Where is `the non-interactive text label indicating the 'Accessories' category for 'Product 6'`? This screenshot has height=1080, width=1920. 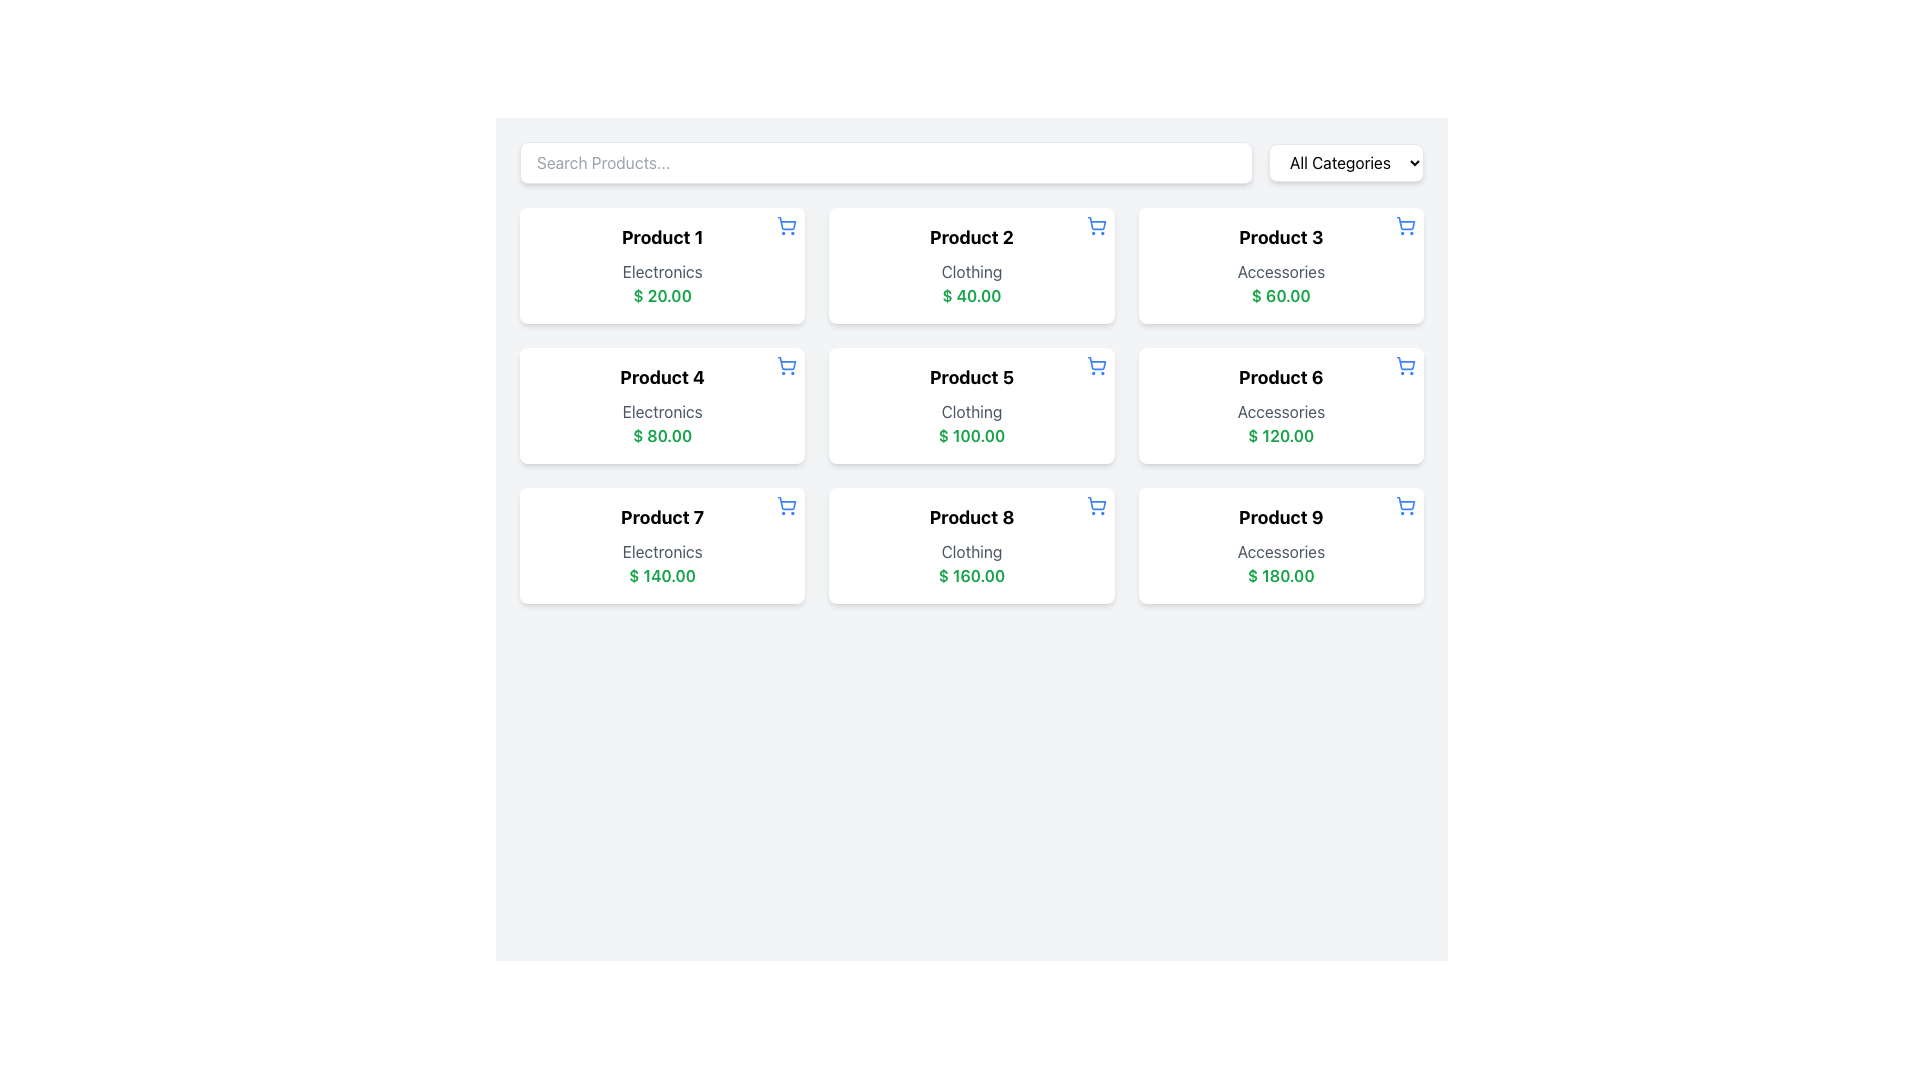
the non-interactive text label indicating the 'Accessories' category for 'Product 6' is located at coordinates (1281, 411).